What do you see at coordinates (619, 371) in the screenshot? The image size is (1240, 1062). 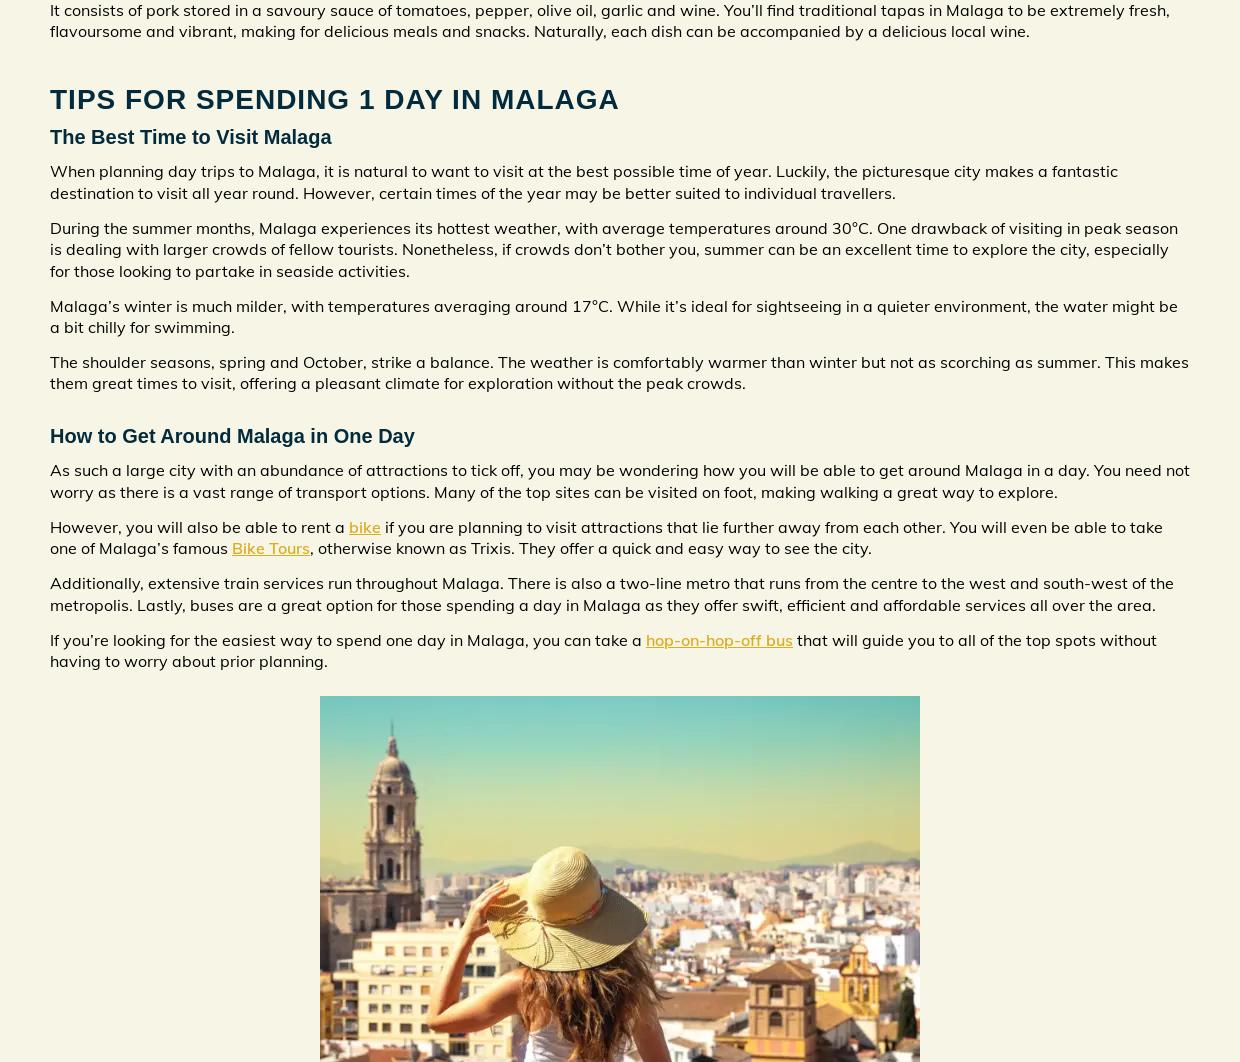 I see `'The shoulder seasons, spring and October, strike a balance. The weather is comfortably warmer than winter but not as scorching as summer. This makes them great times to visit, offering a pleasant climate for exploration without the peak crowds.'` at bounding box center [619, 371].